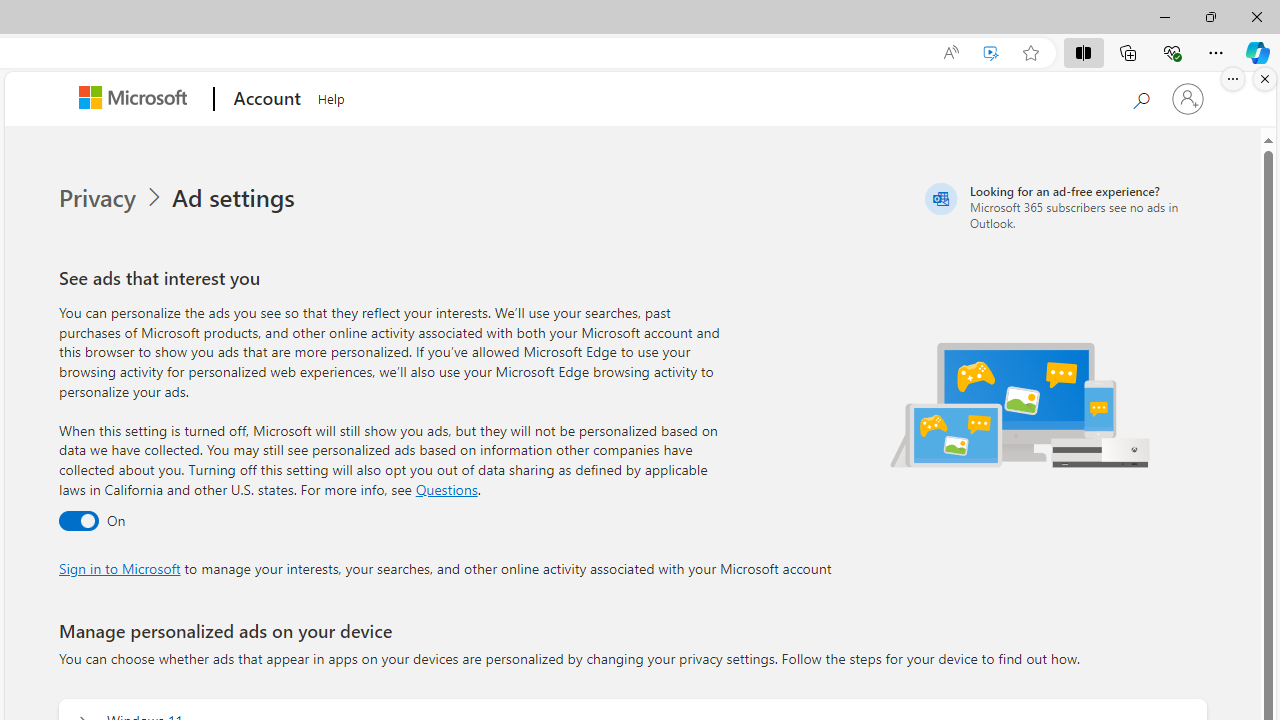 This screenshot has width=1280, height=720. I want to click on 'Illustration of multiple devices', so click(1021, 404).